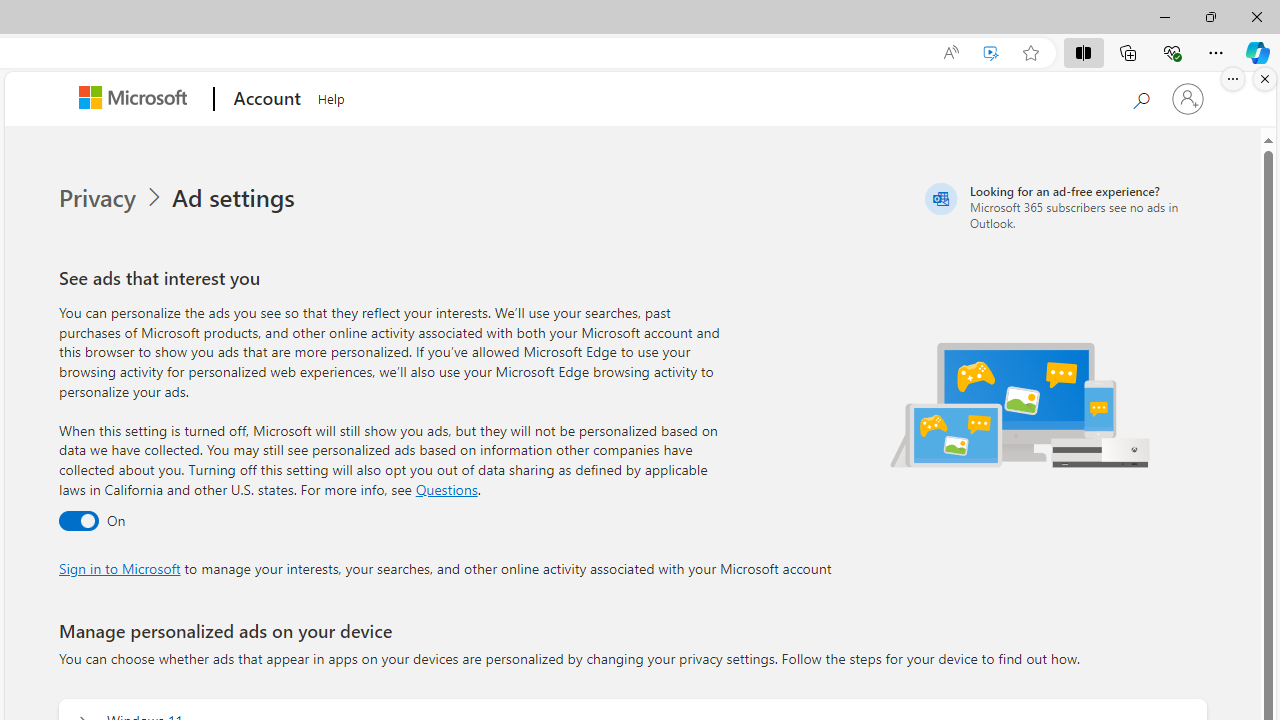 This screenshot has width=1280, height=720. I want to click on 'Illustration of multiple devices', so click(1021, 404).